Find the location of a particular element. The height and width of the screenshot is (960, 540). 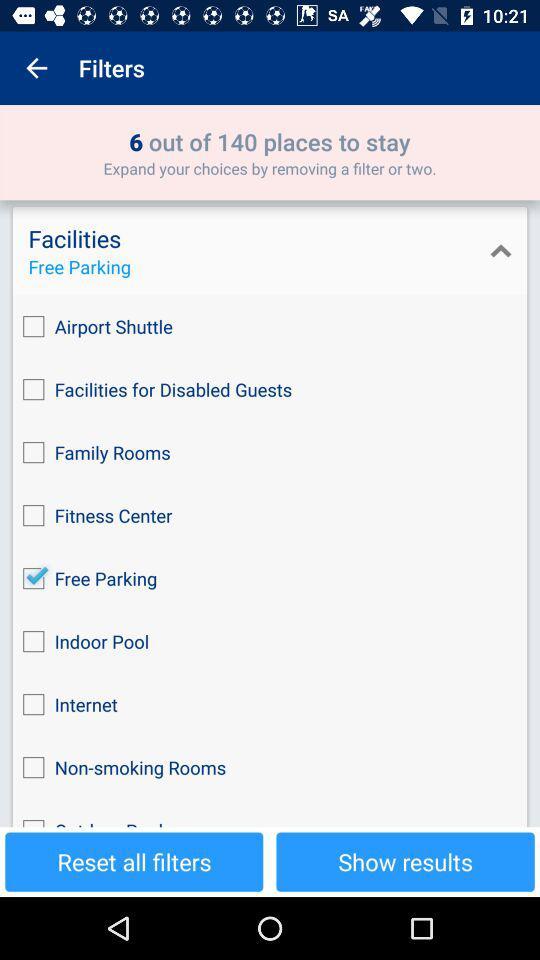

the icon above family rooms icon is located at coordinates (270, 388).